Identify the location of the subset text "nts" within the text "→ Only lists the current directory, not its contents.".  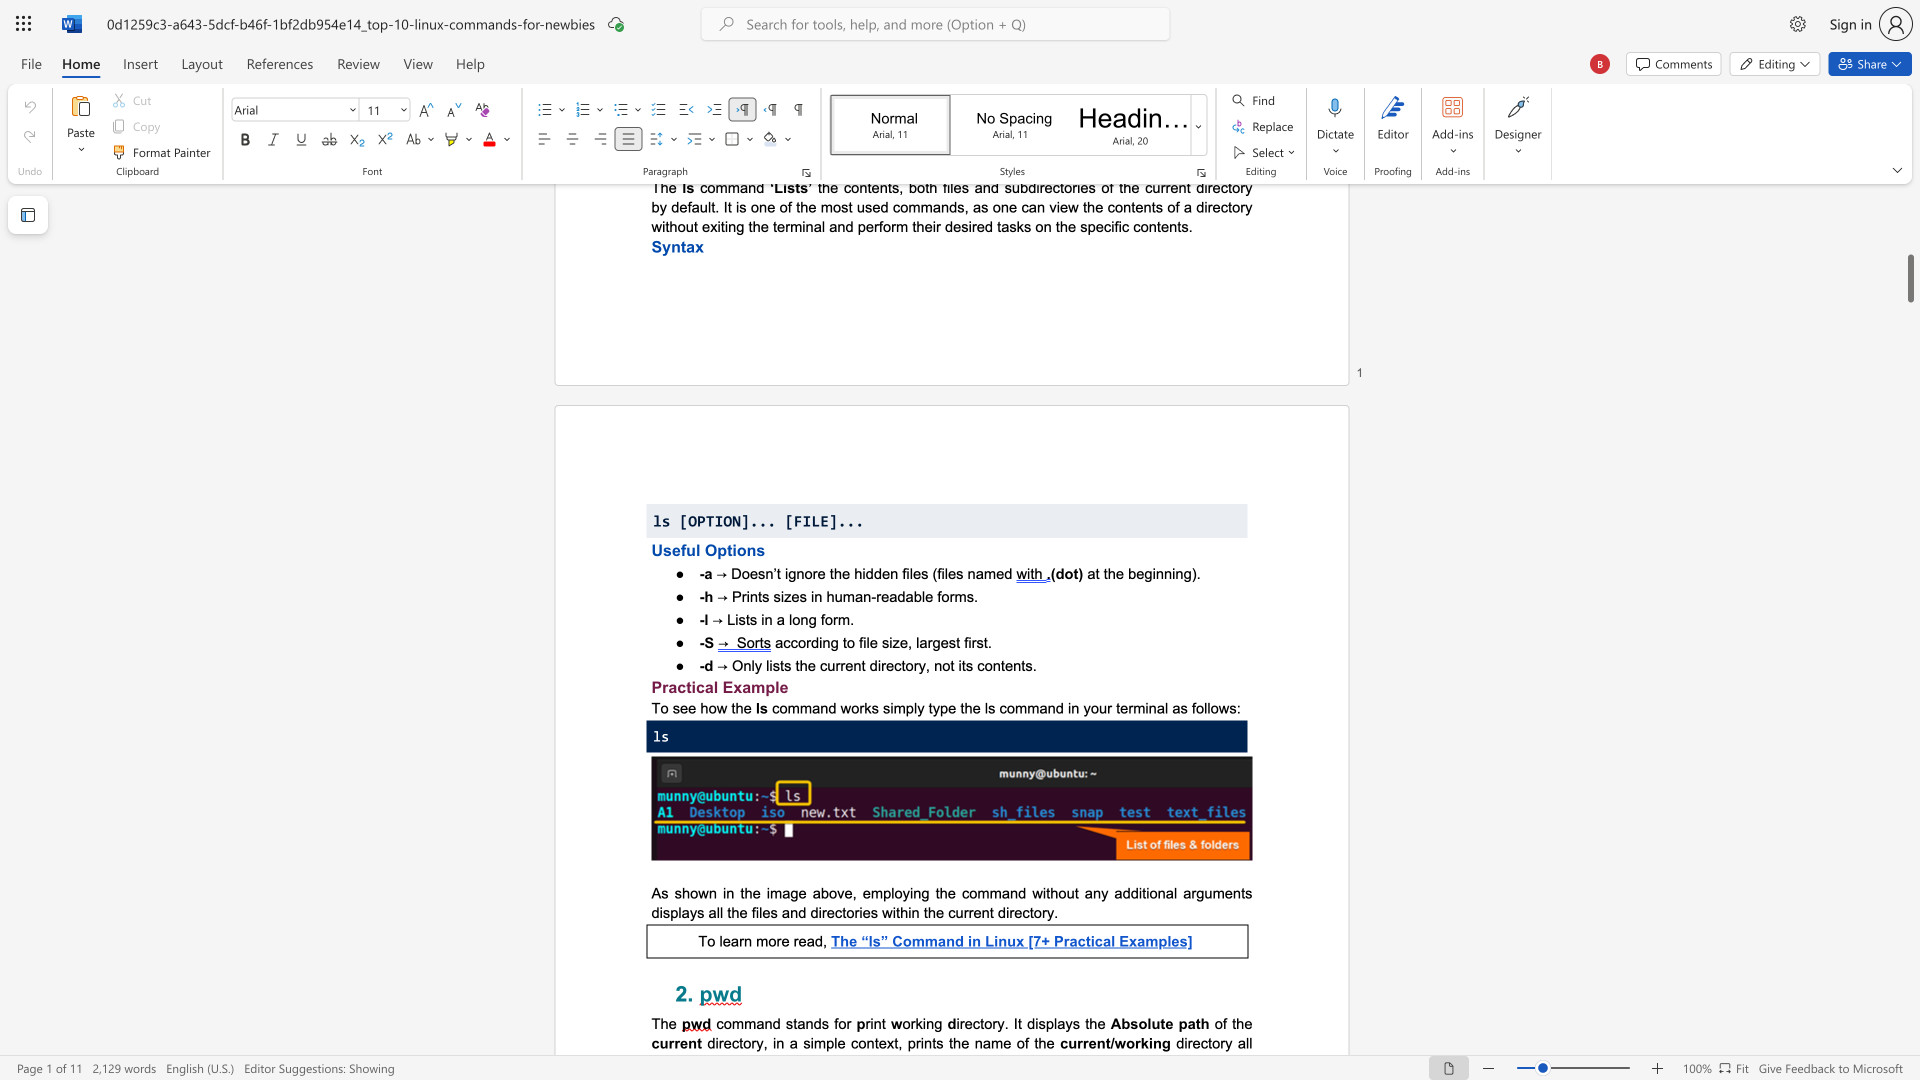
(1013, 665).